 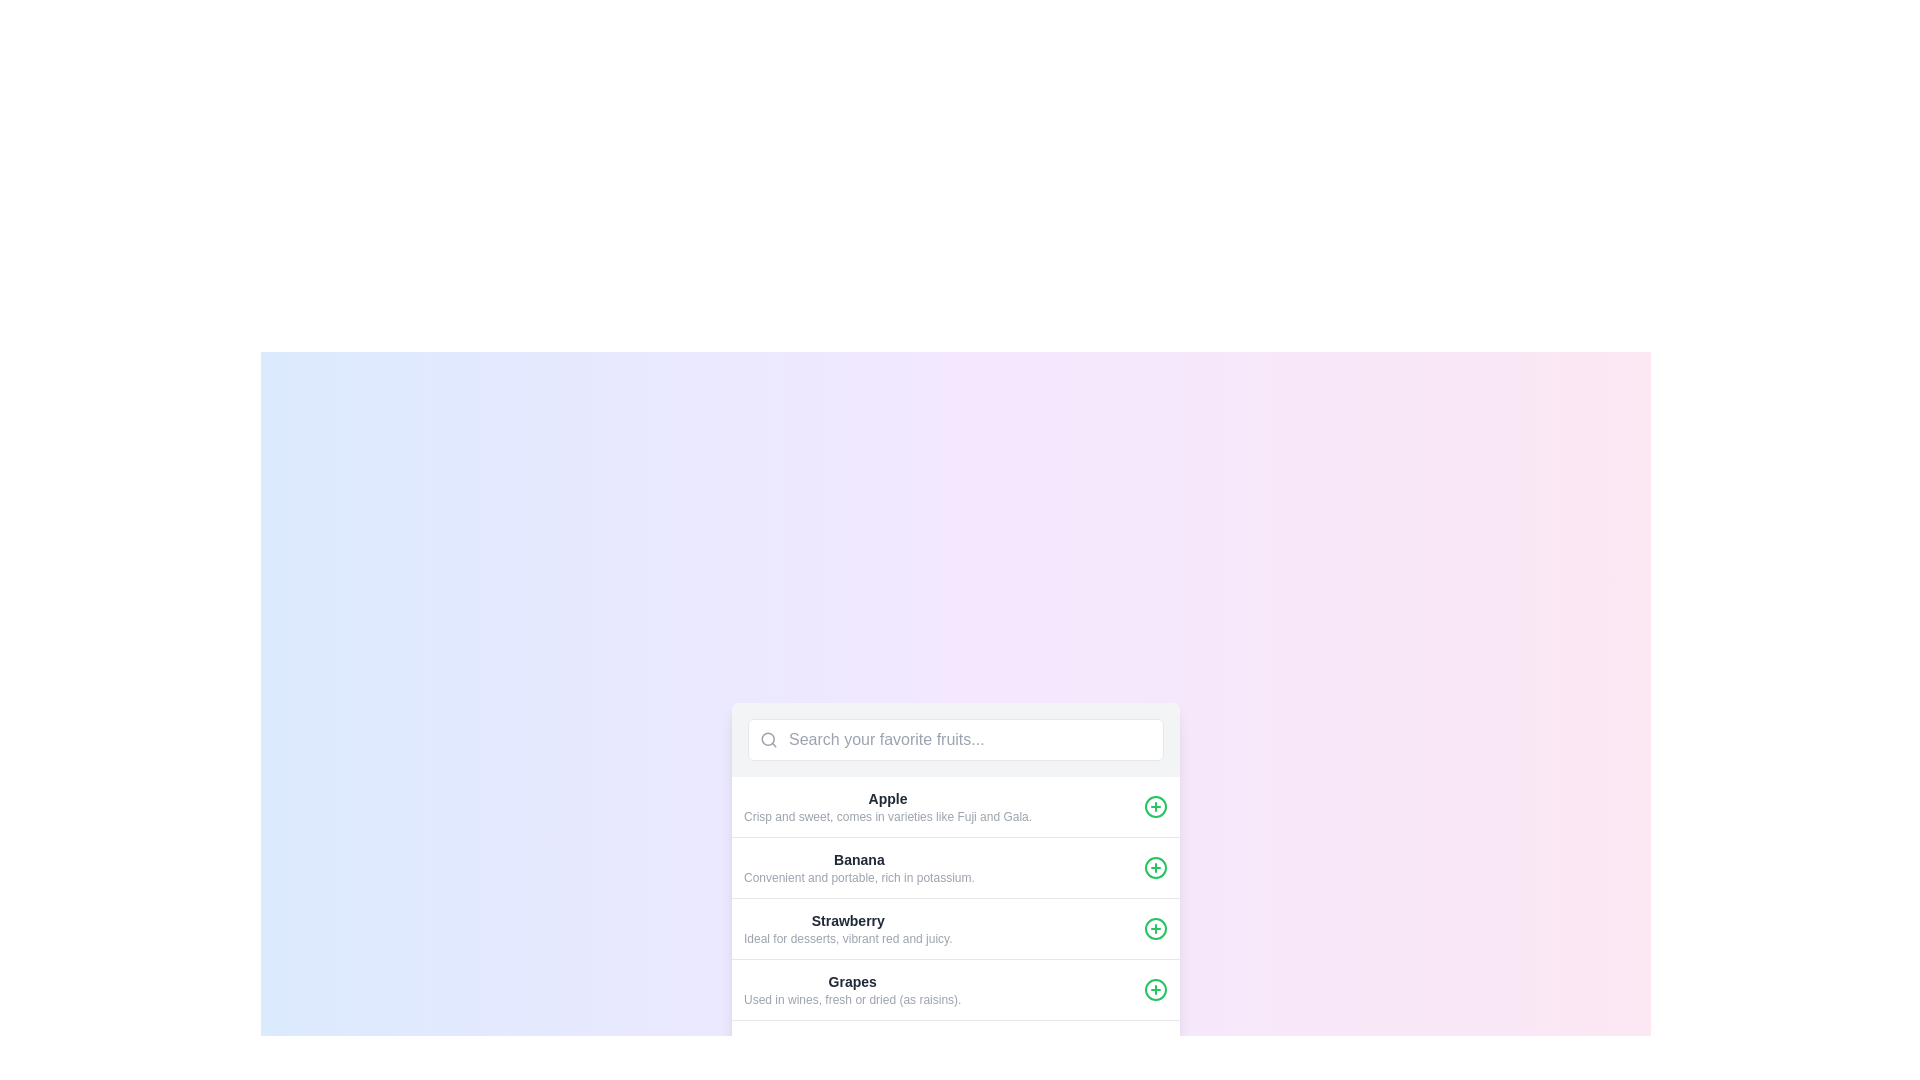 What do you see at coordinates (887, 797) in the screenshot?
I see `text label that serves as the title for the fruit 'Apple', located near the top of the list below the search bar` at bounding box center [887, 797].